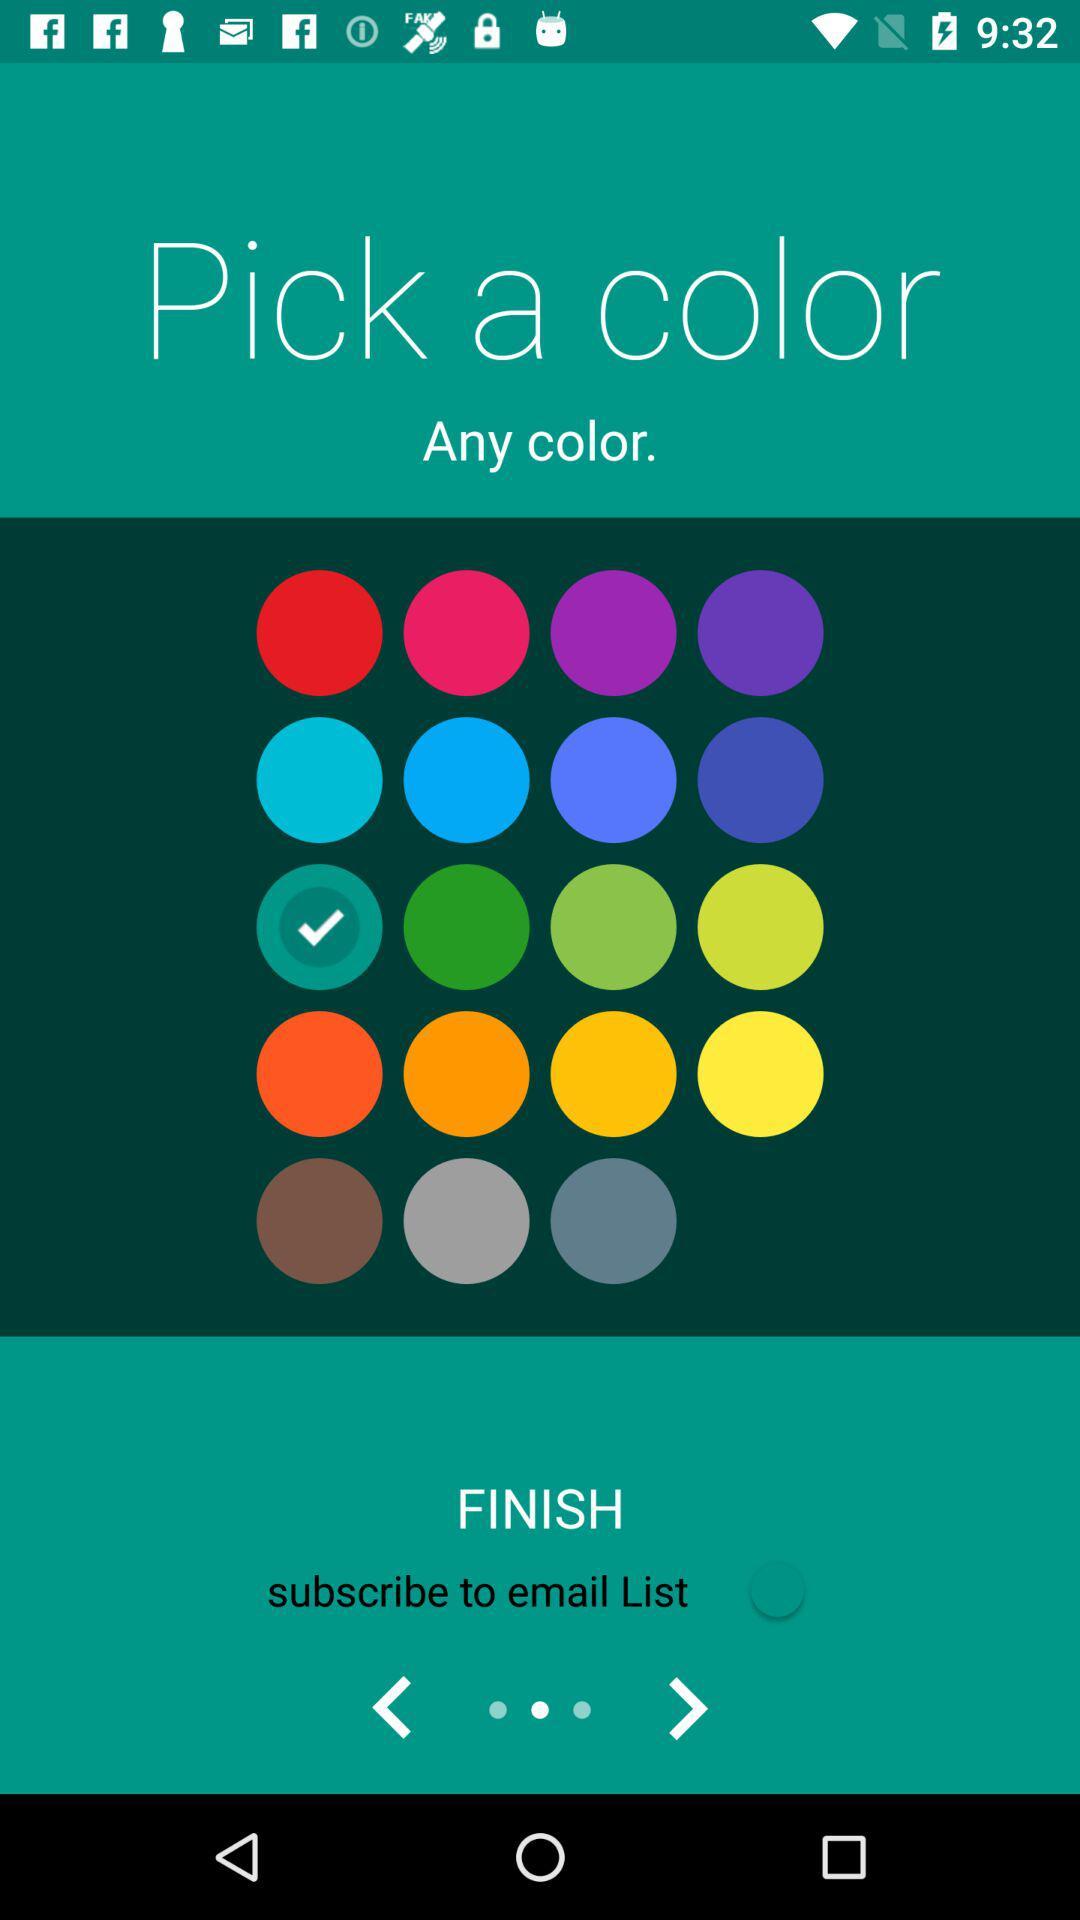 Image resolution: width=1080 pixels, height=1920 pixels. Describe the element at coordinates (540, 1589) in the screenshot. I see `the subscribe to email item` at that location.